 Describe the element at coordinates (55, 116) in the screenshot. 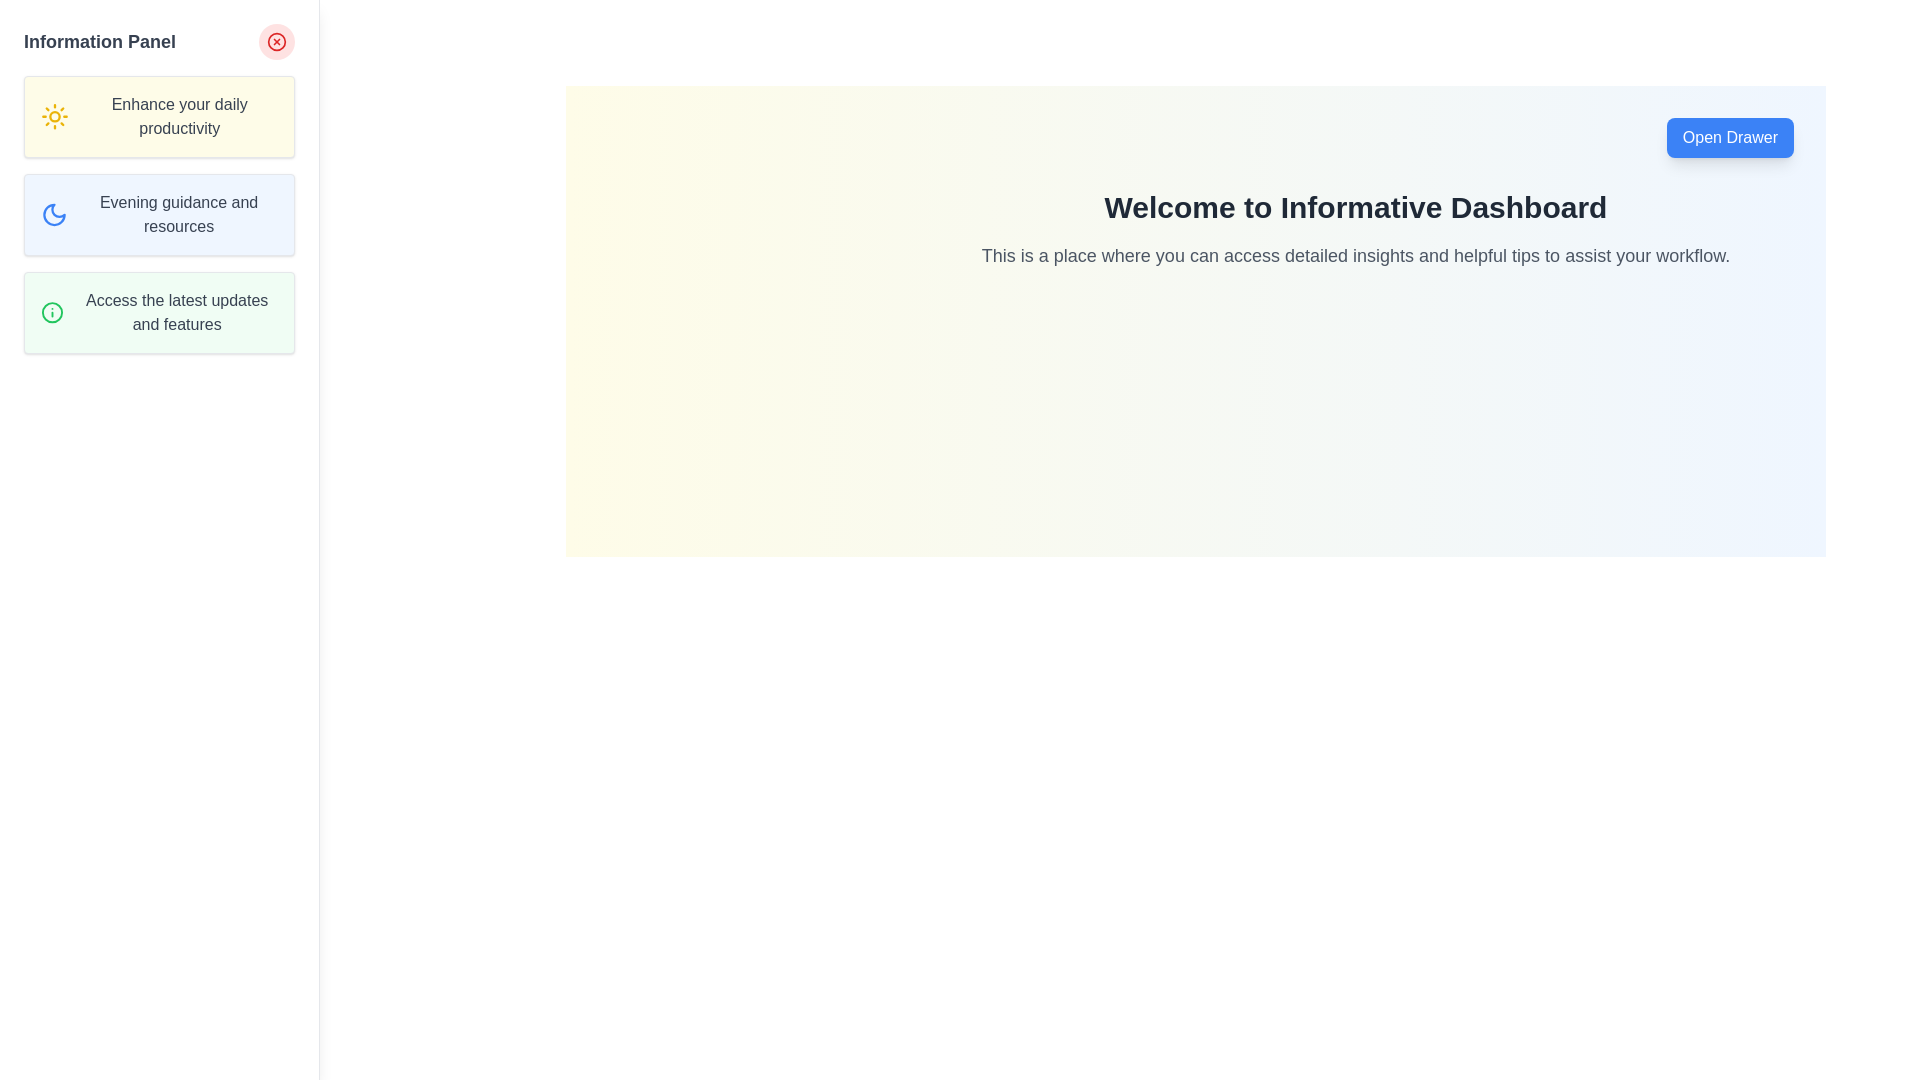

I see `the circular graphical icon component of the sun icon, which is positioned centrally within the sun icon and located near the title 'Enhance your daily productivity.'` at that location.